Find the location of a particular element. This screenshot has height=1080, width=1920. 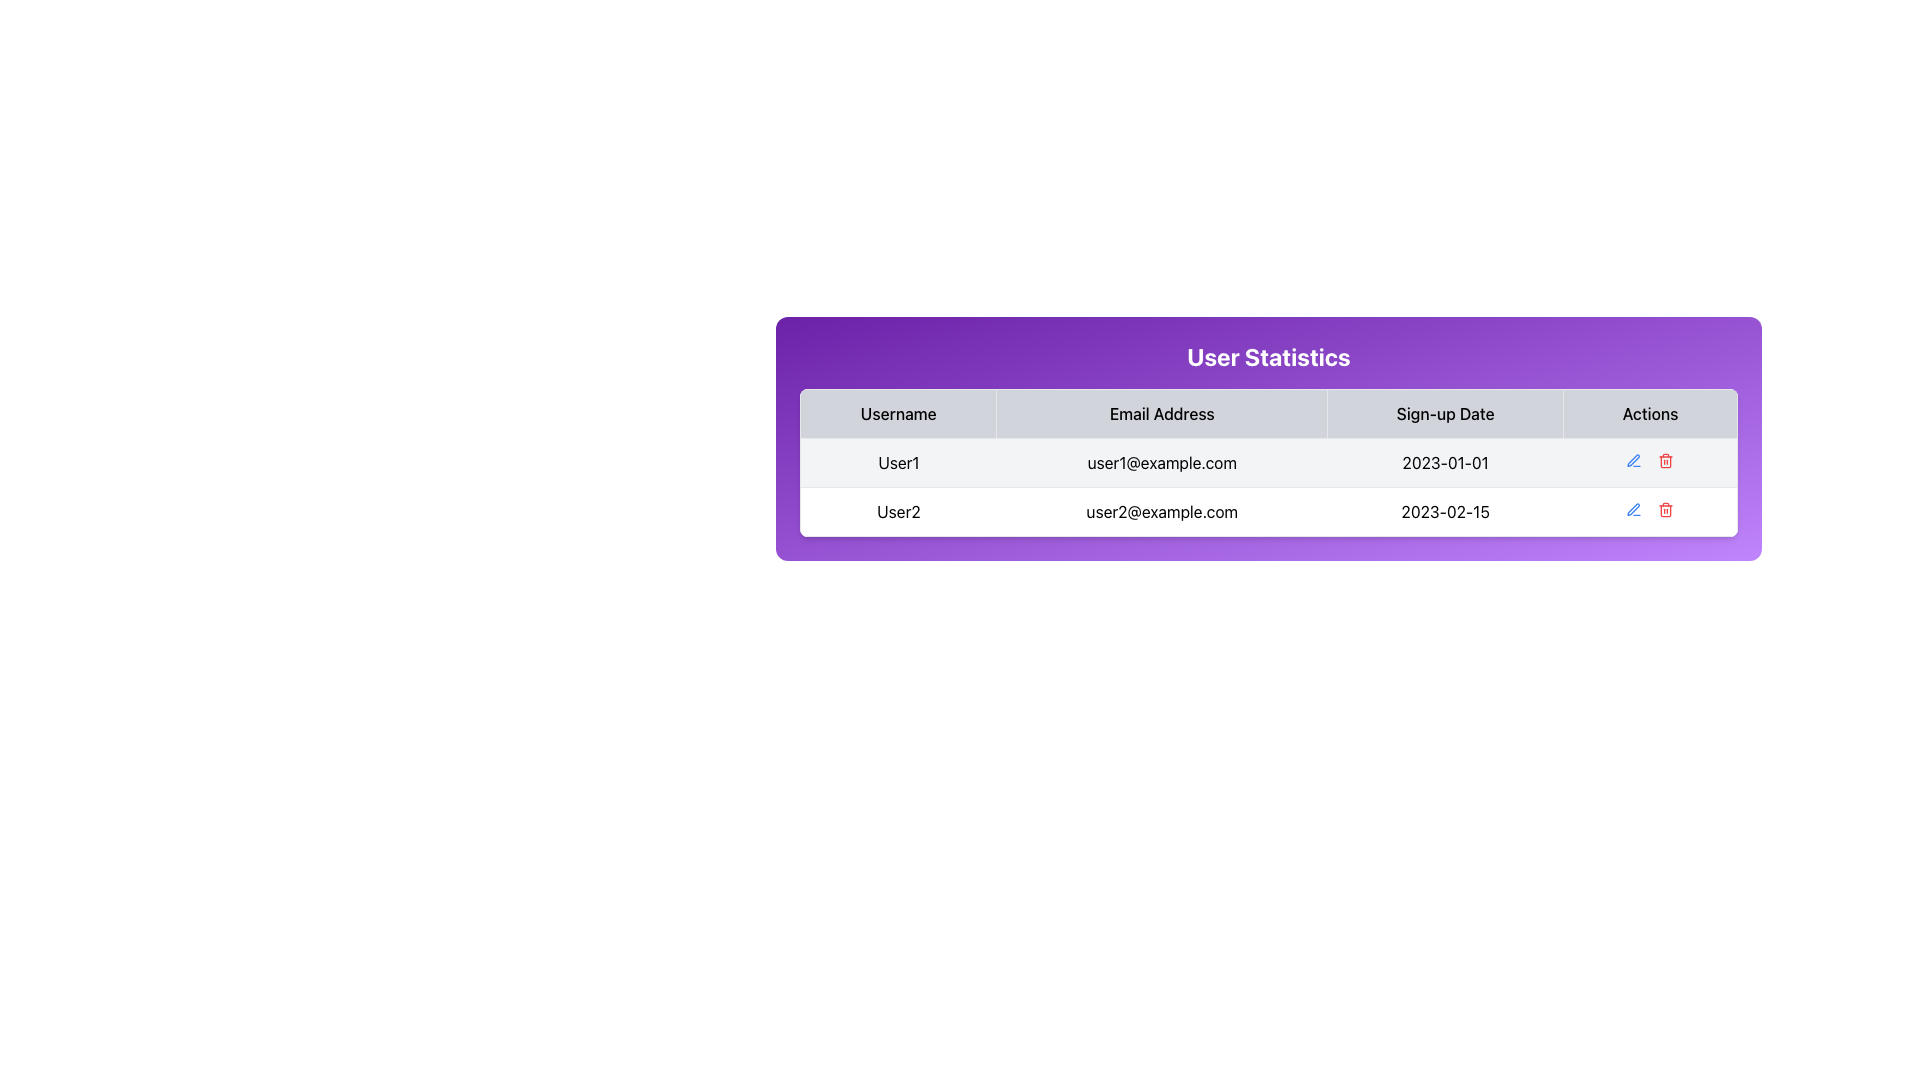

the pen icon located in the 'Actions' column of the second row in the 'User Statistics' table is located at coordinates (1633, 508).